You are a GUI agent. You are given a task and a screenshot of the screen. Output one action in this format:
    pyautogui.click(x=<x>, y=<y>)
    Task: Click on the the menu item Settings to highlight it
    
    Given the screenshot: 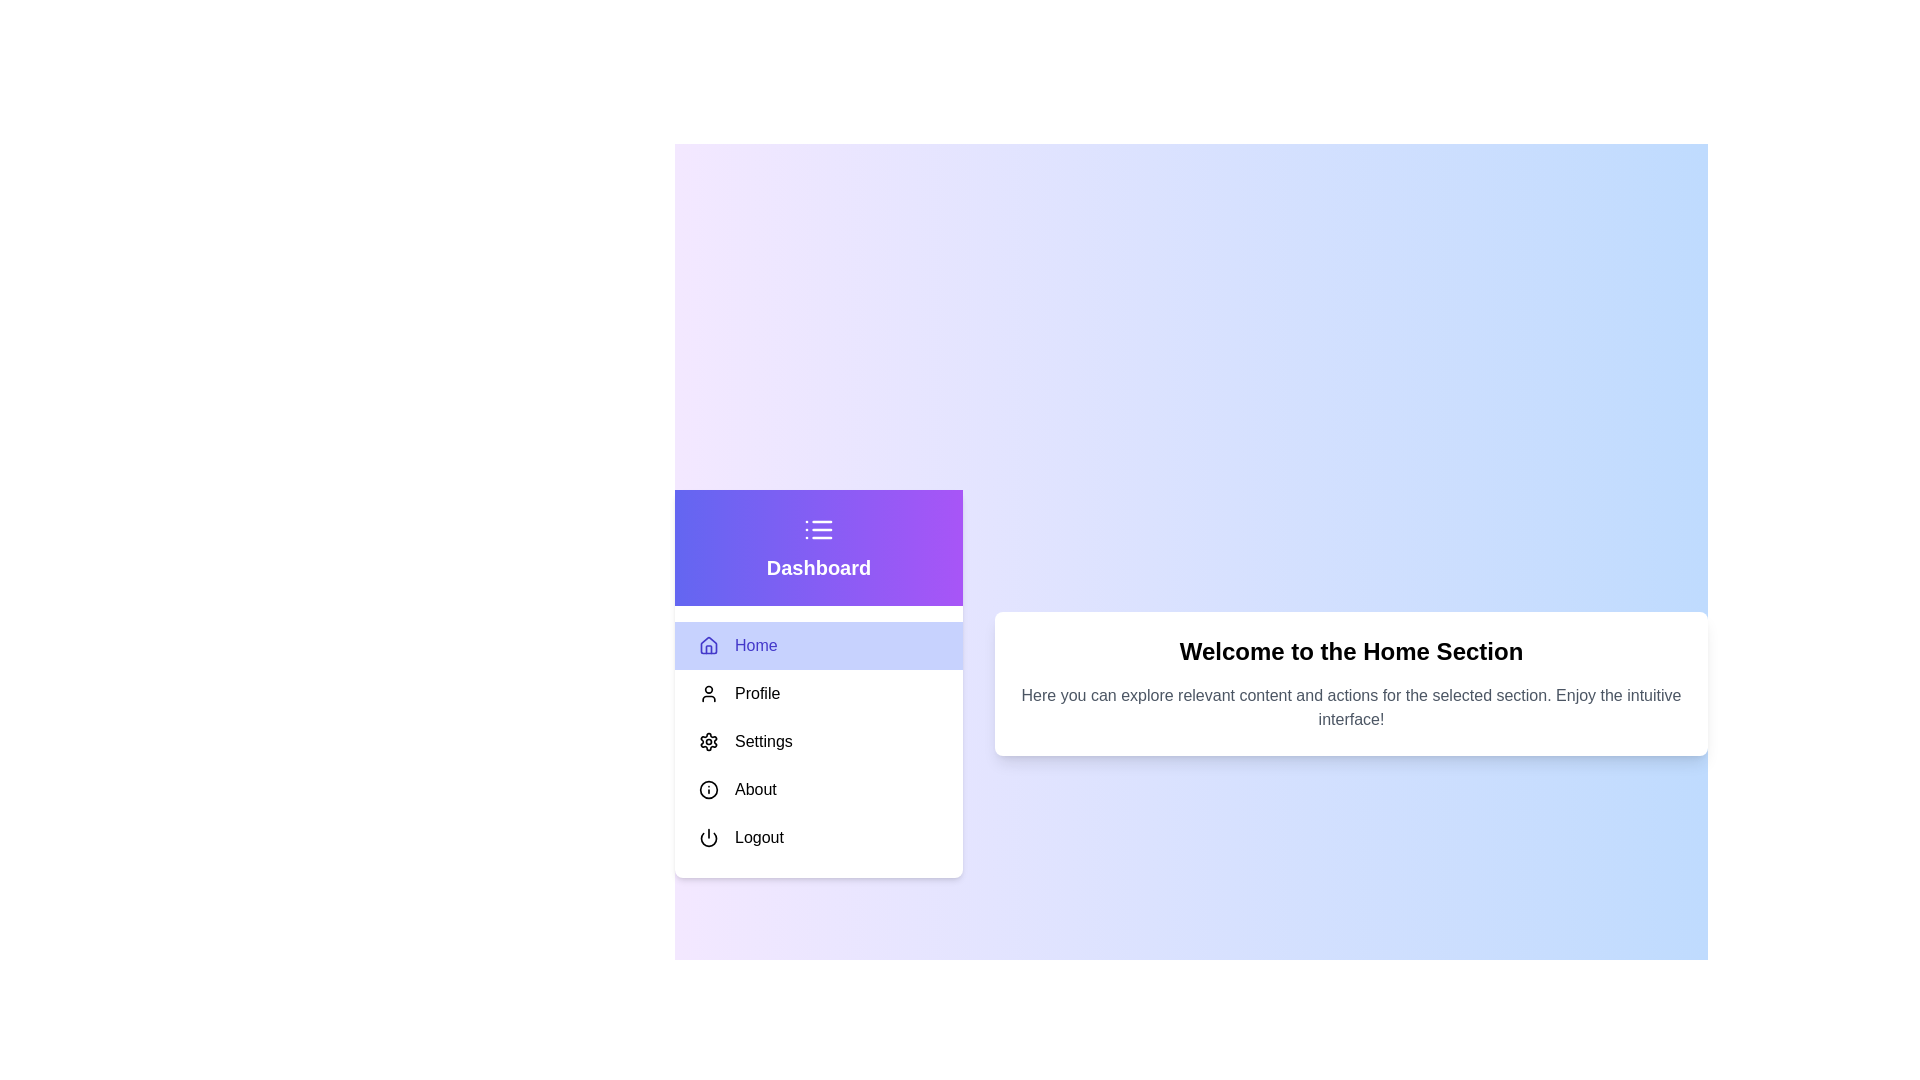 What is the action you would take?
    pyautogui.click(x=819, y=741)
    